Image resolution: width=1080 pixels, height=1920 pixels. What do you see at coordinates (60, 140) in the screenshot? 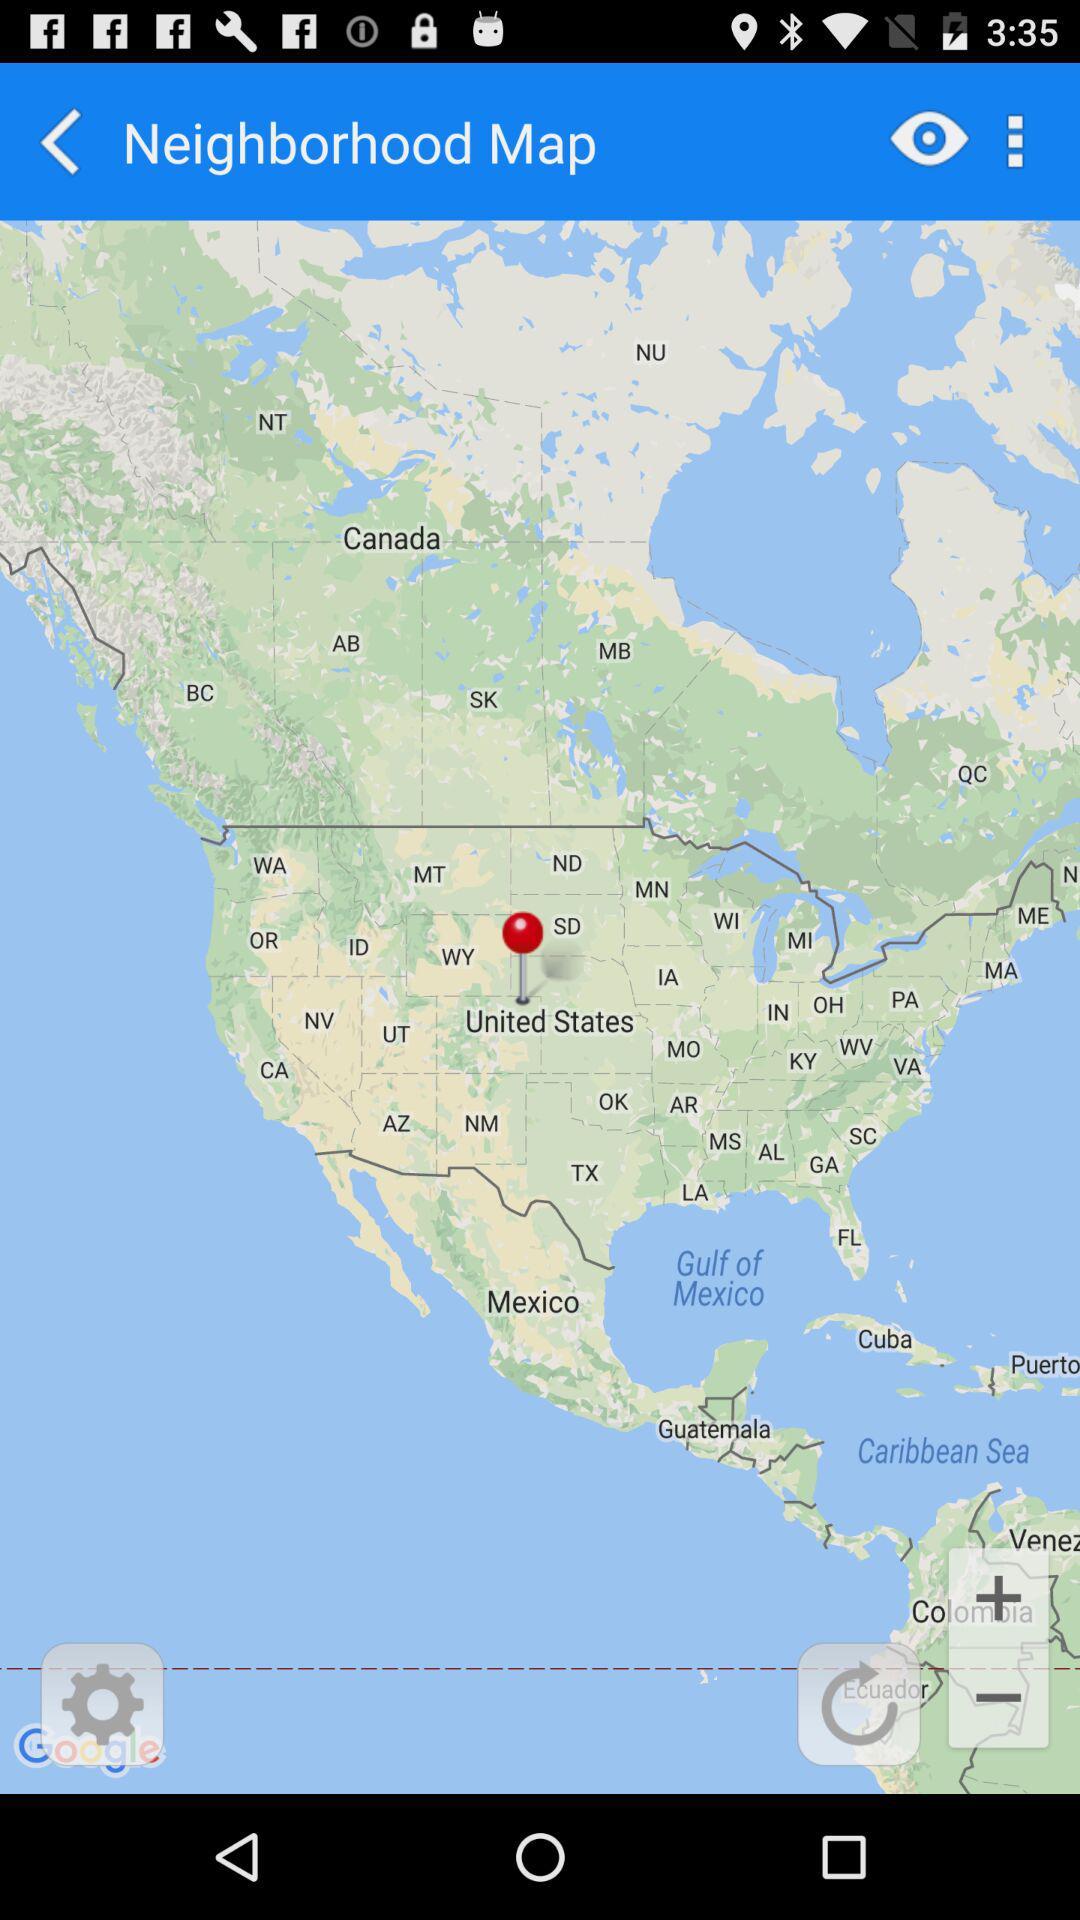
I see `icon next to the neighborhood map icon` at bounding box center [60, 140].